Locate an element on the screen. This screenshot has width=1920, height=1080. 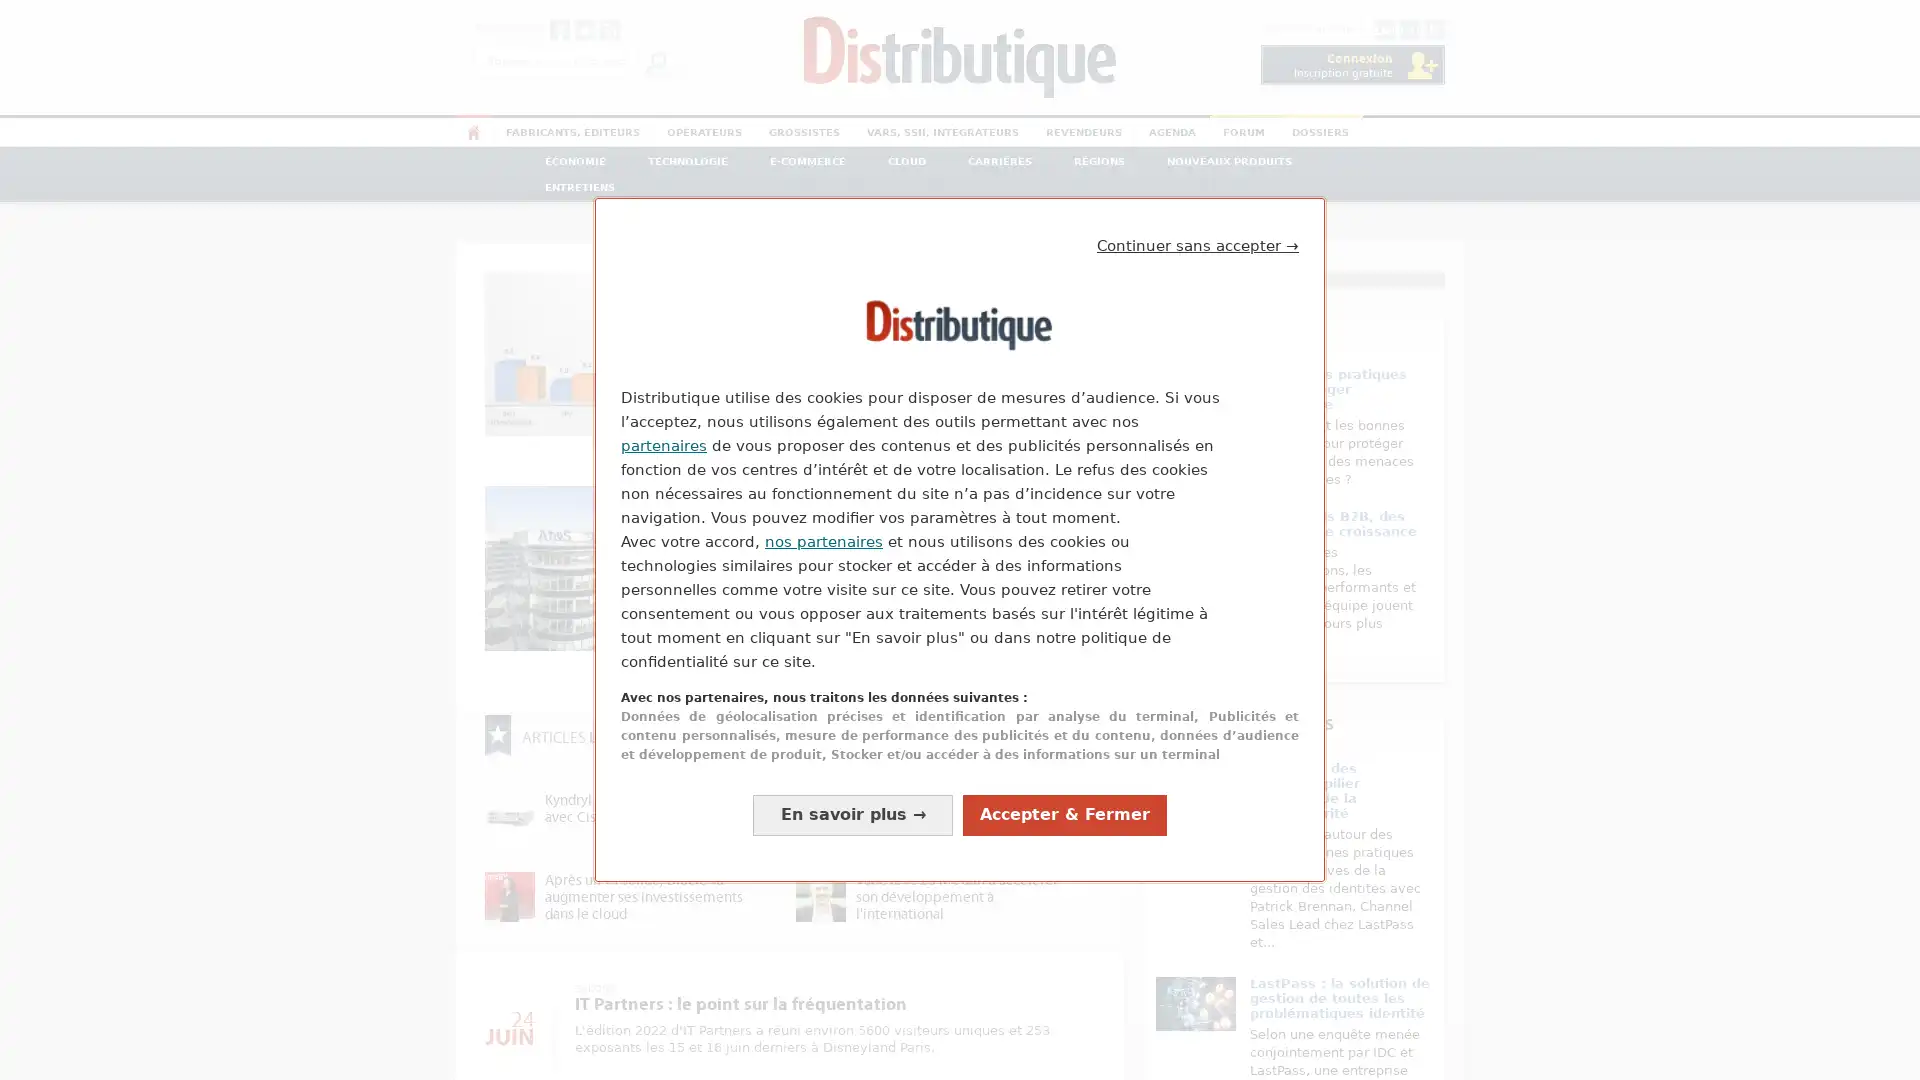
Continuer sans accepter is located at coordinates (1198, 245).